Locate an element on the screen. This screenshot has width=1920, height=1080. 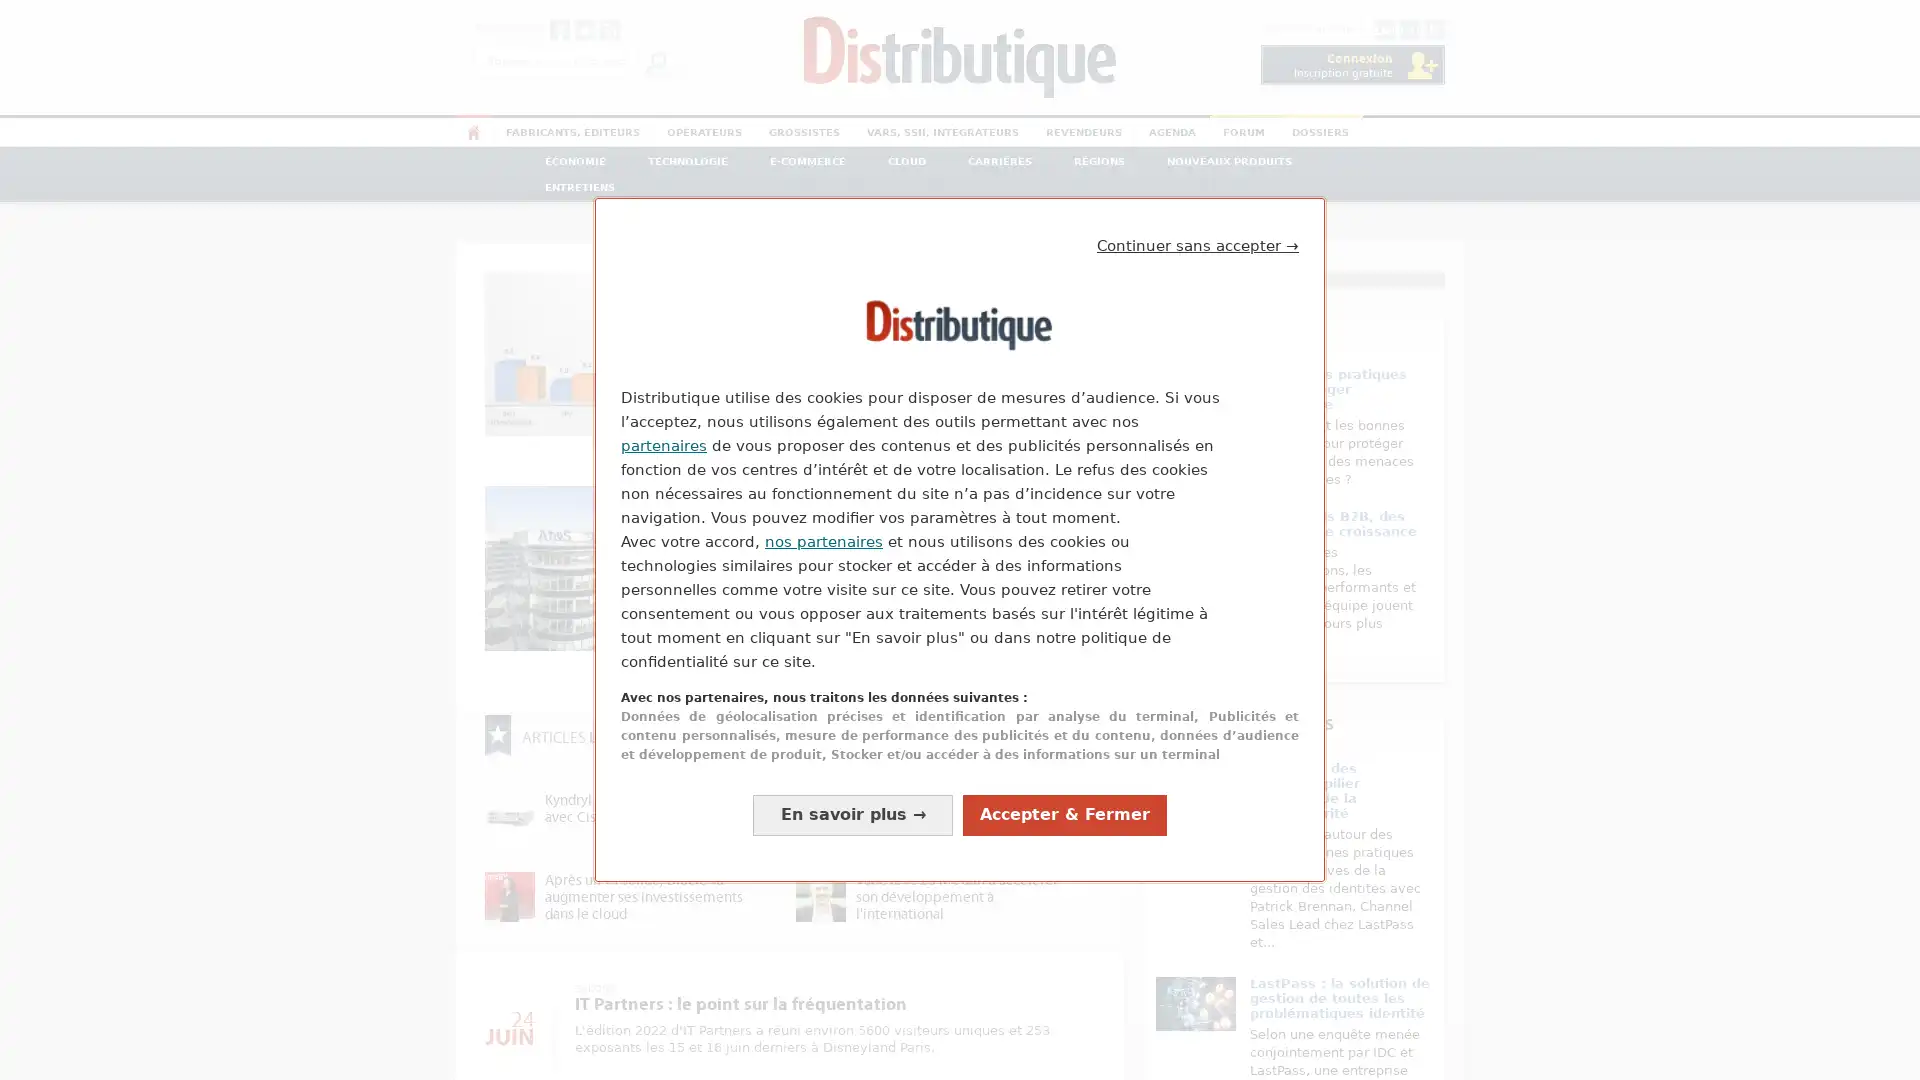
Continuer sans accepter is located at coordinates (1198, 245).